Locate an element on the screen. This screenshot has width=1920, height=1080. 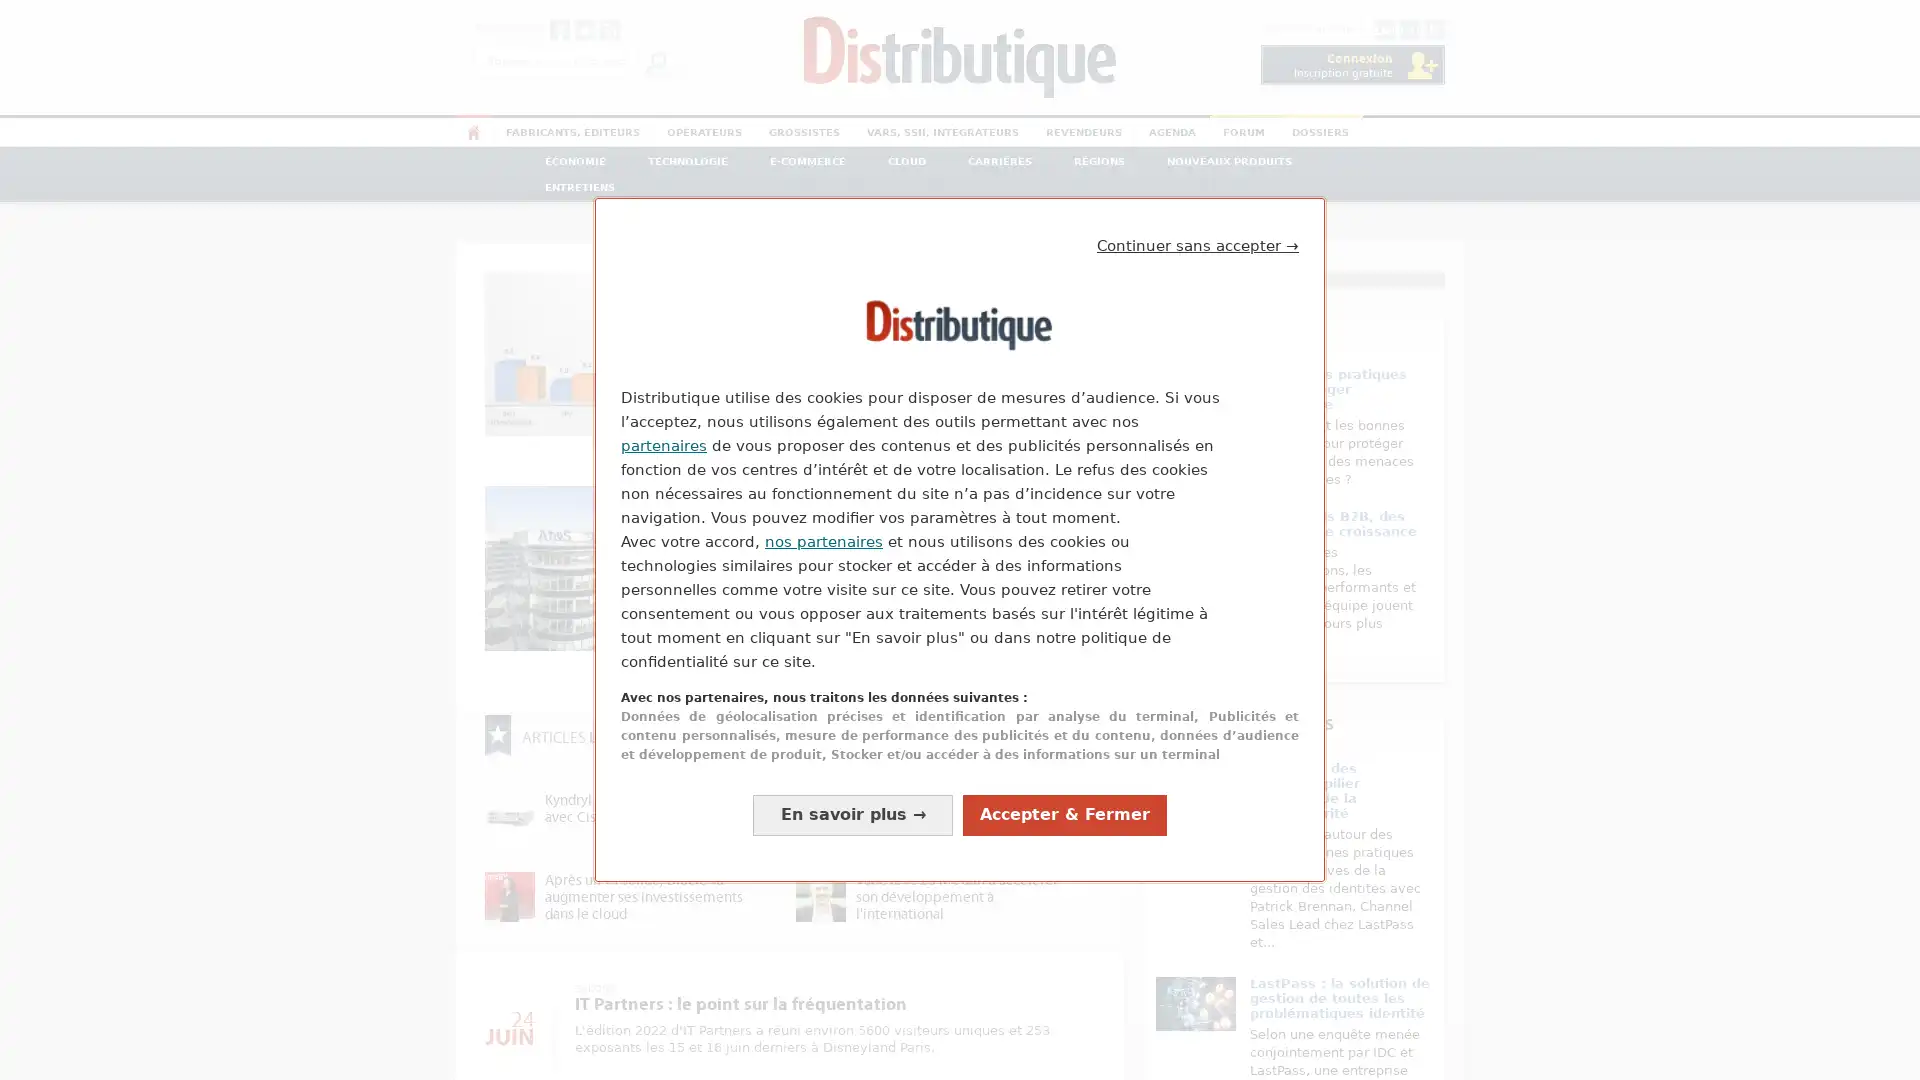
Continuer sans accepter is located at coordinates (1198, 245).